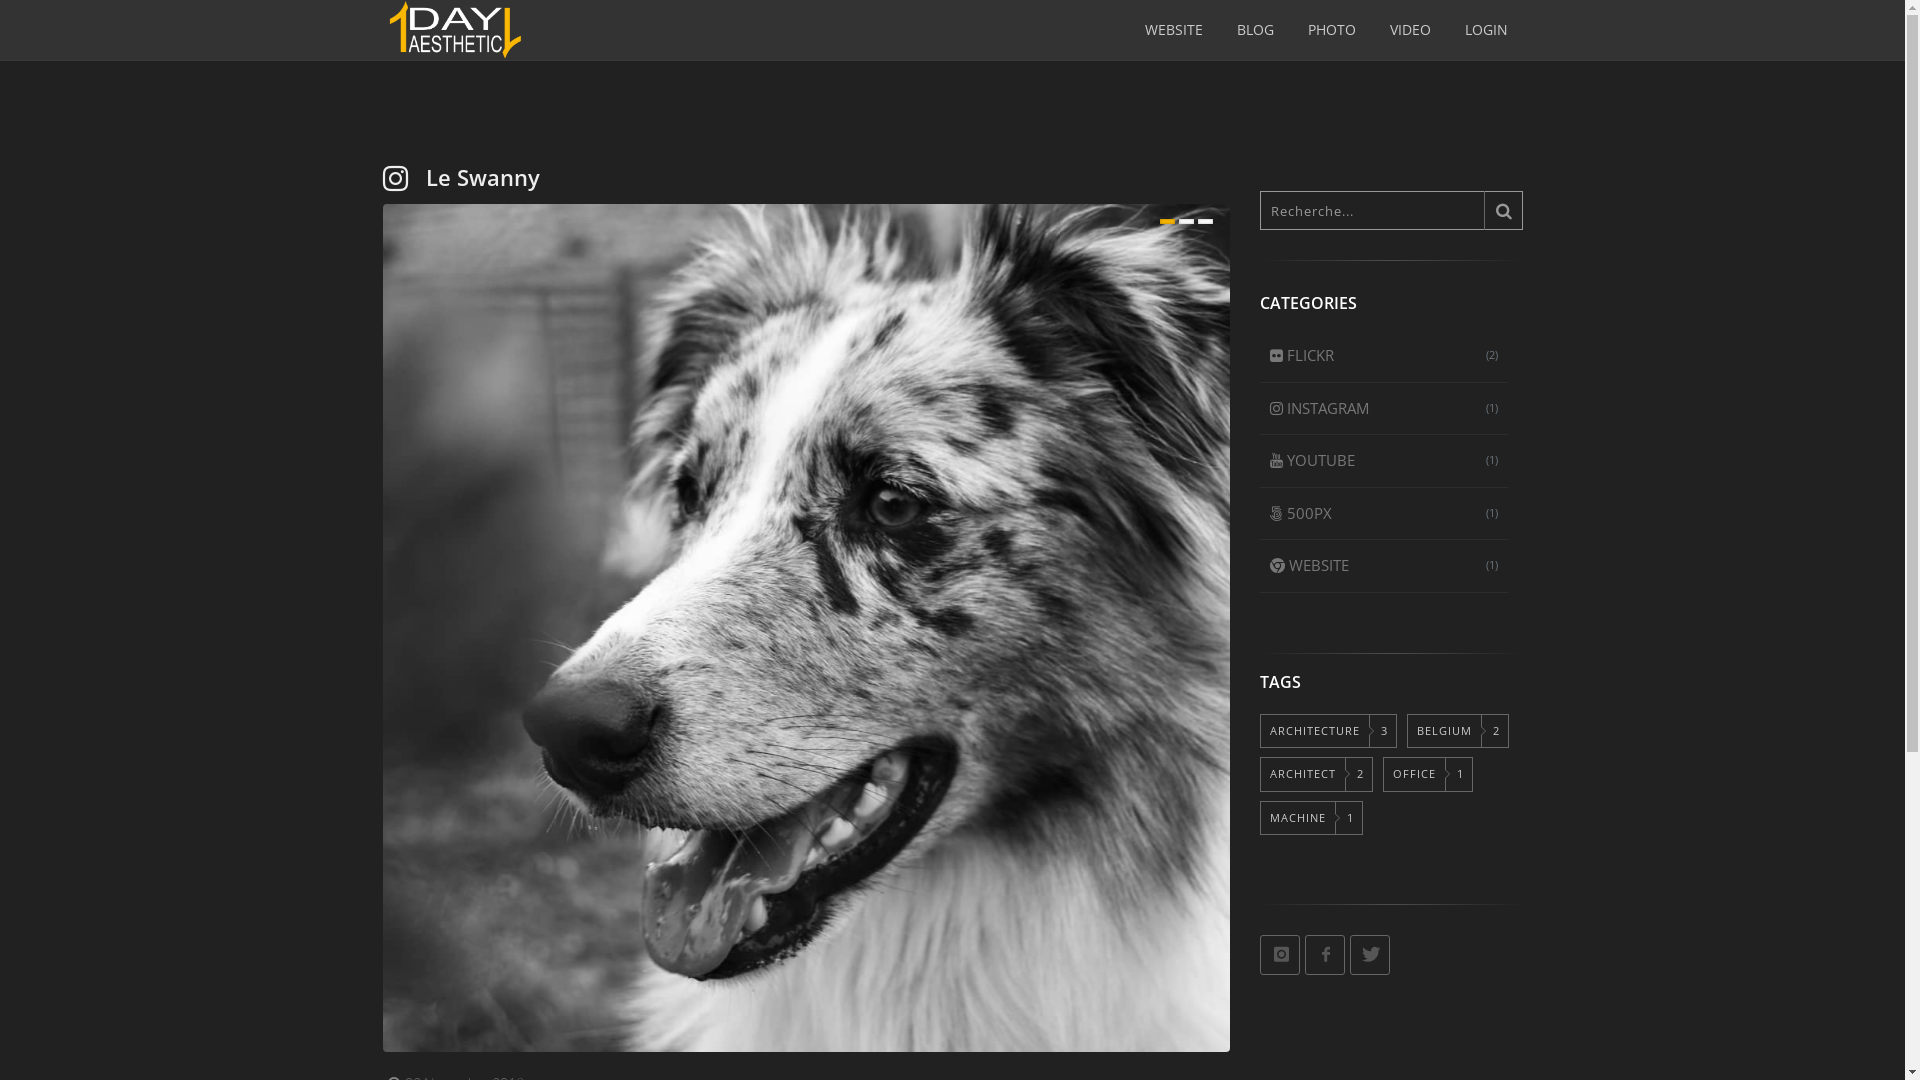 The image size is (1920, 1080). I want to click on '(2), so click(1382, 354).